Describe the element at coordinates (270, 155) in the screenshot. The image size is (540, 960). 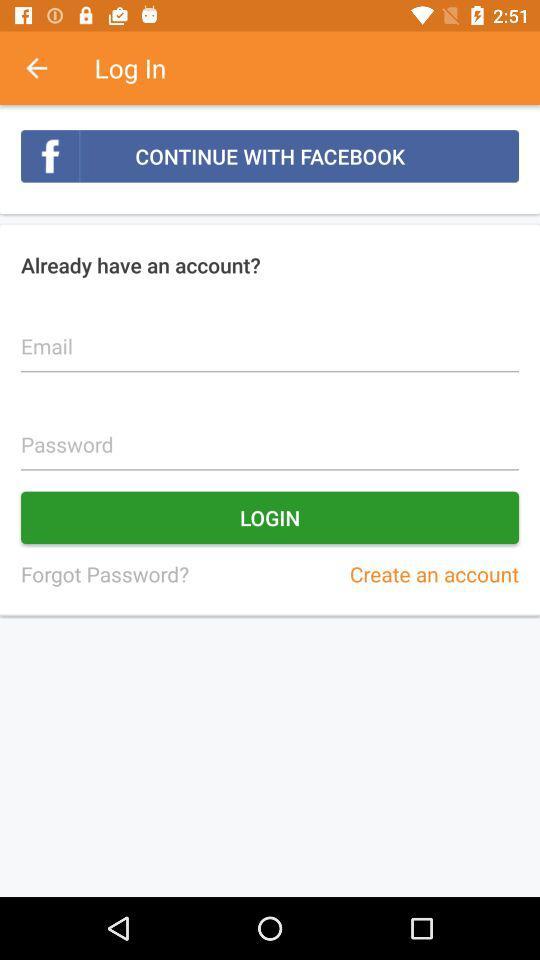
I see `the continue with facebook` at that location.